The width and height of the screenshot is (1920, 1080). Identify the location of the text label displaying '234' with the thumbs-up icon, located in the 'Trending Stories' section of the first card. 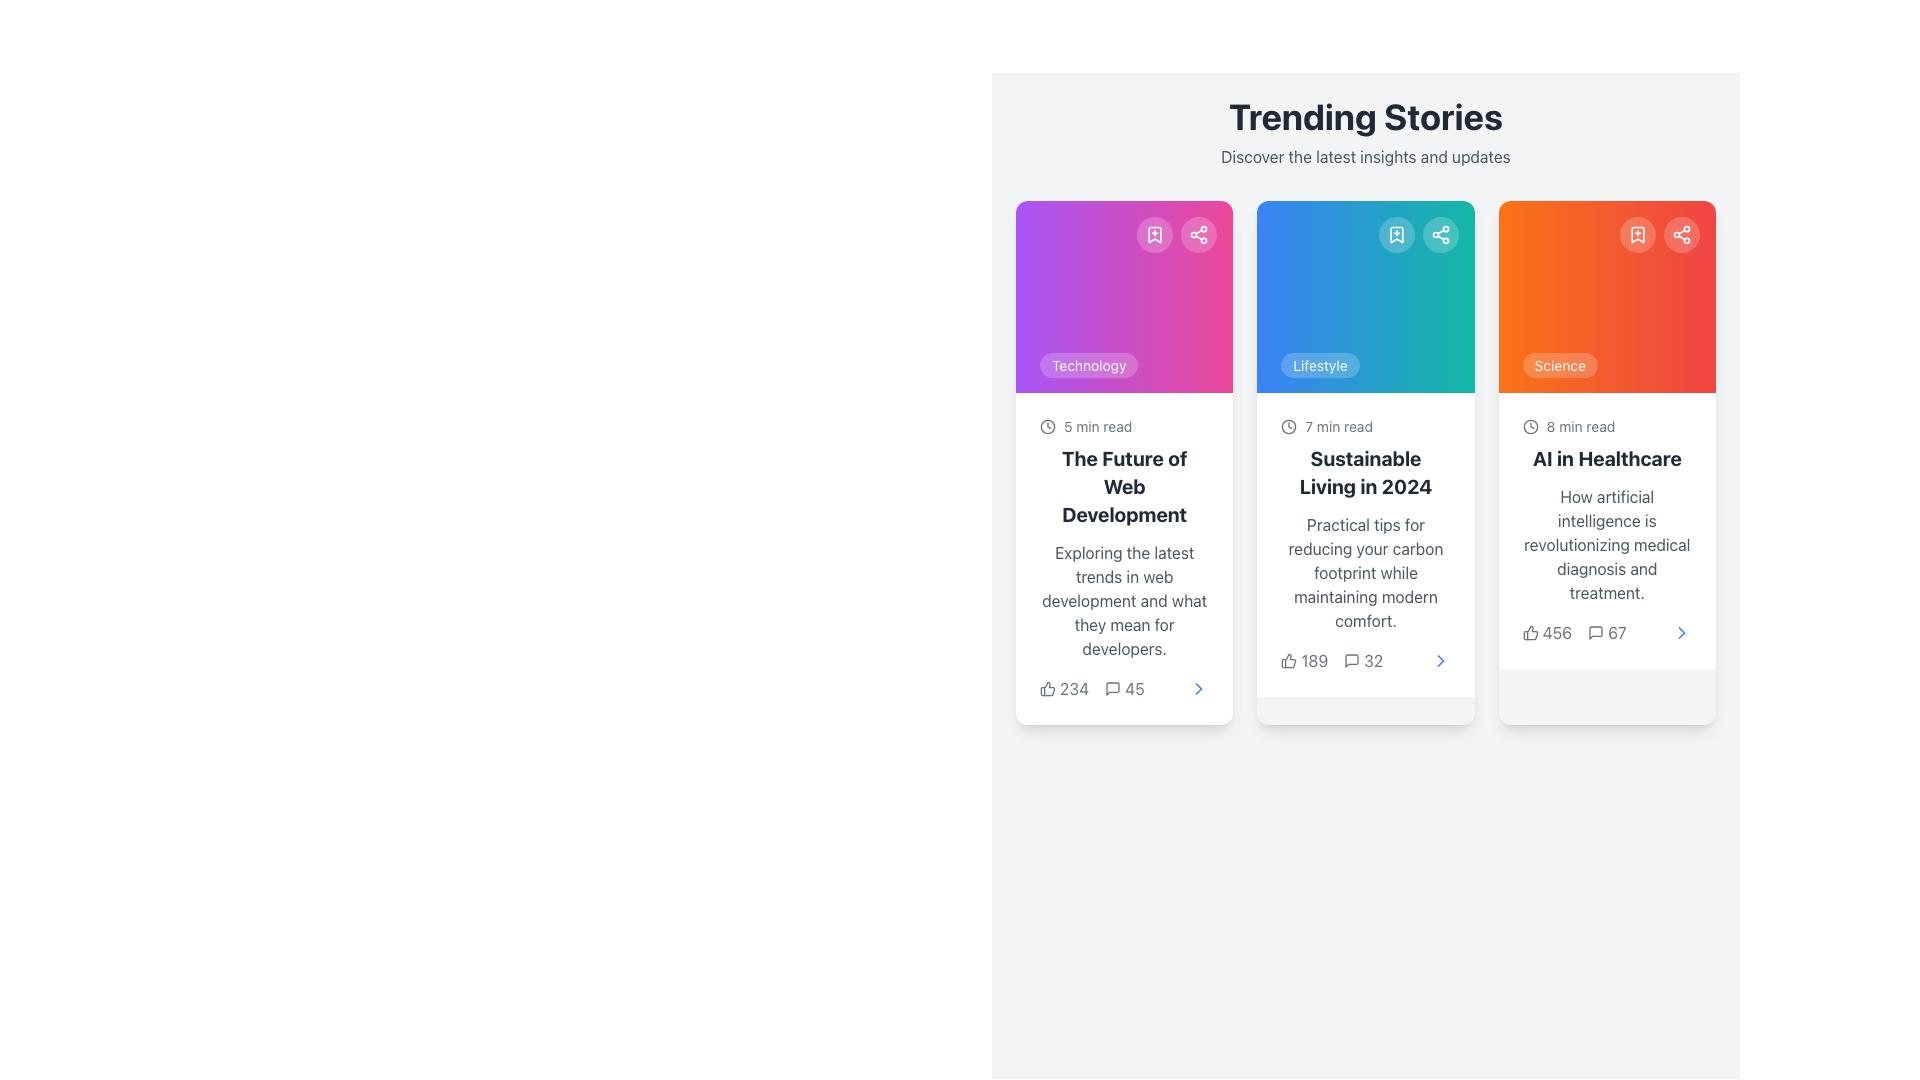
(1063, 688).